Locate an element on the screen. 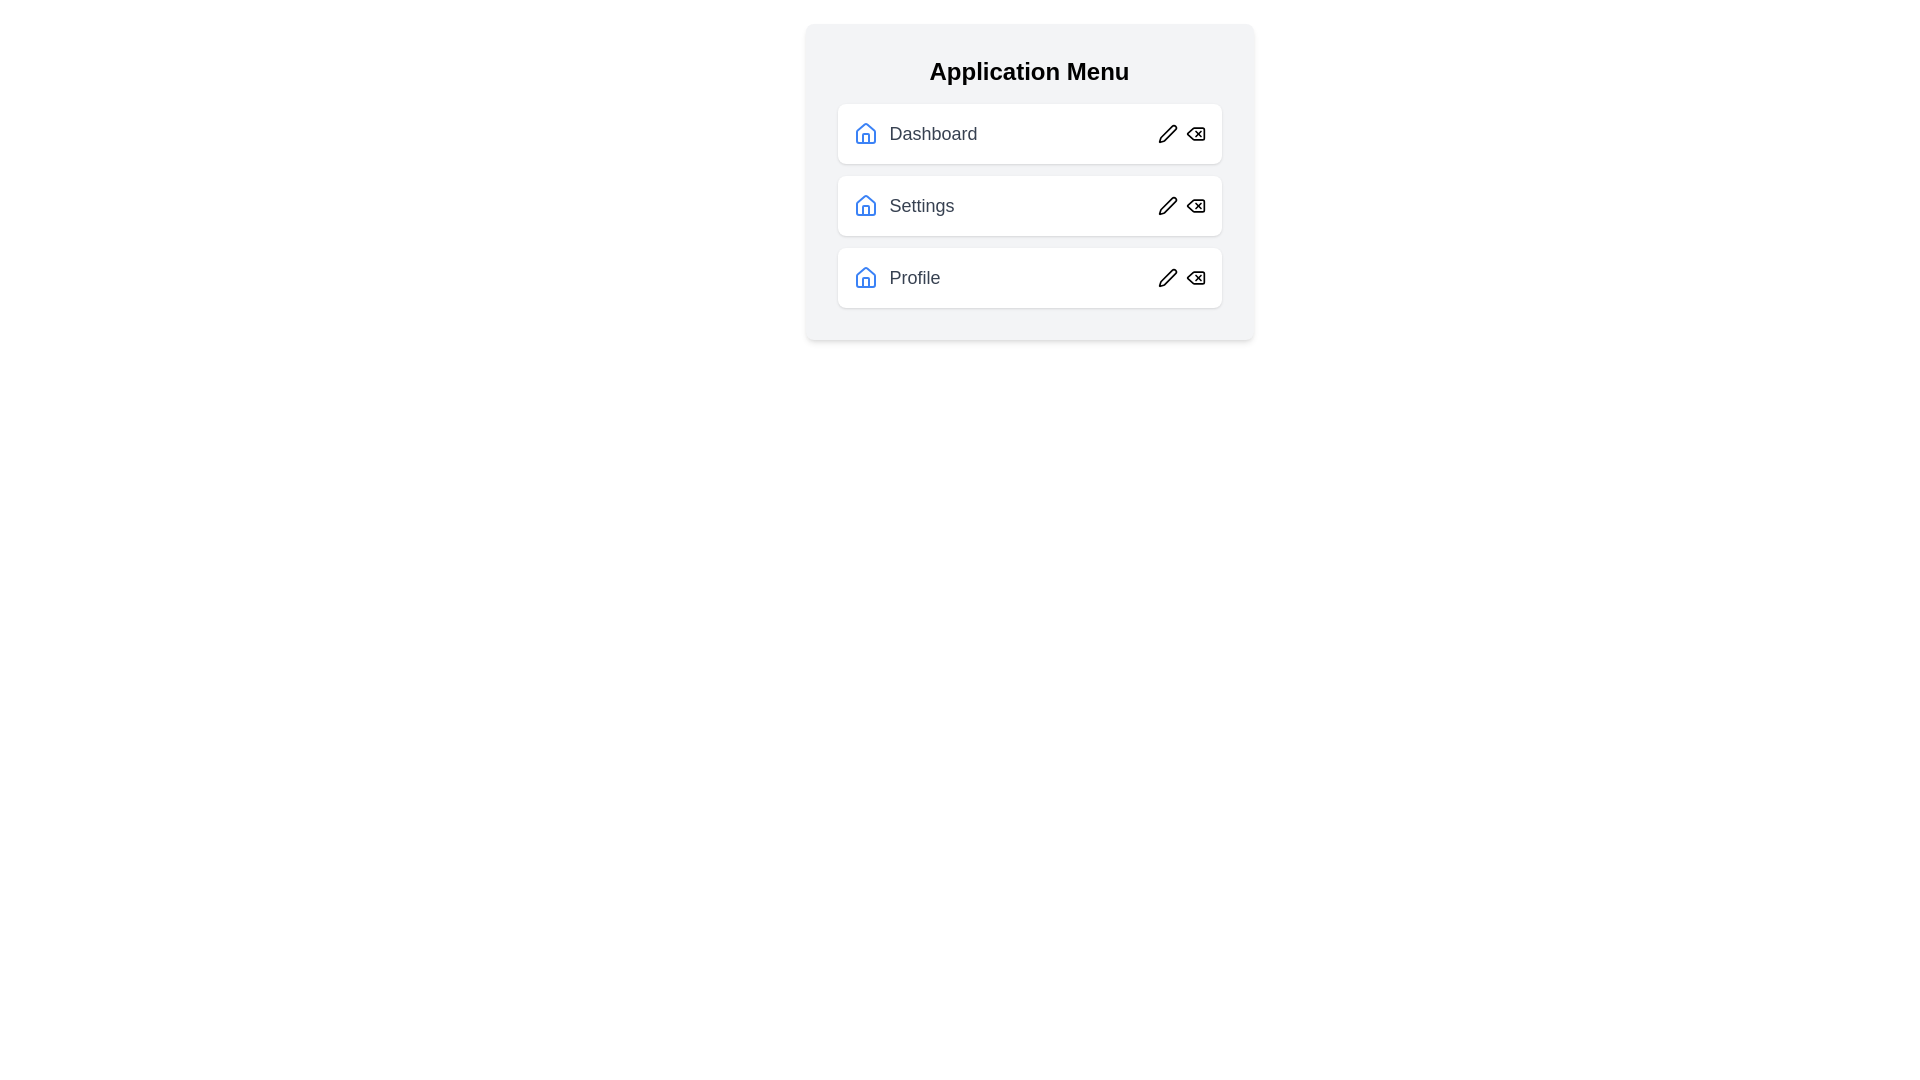 Image resolution: width=1920 pixels, height=1080 pixels. the 'Dashboard' icon located to the left of the text label in the menu is located at coordinates (865, 134).